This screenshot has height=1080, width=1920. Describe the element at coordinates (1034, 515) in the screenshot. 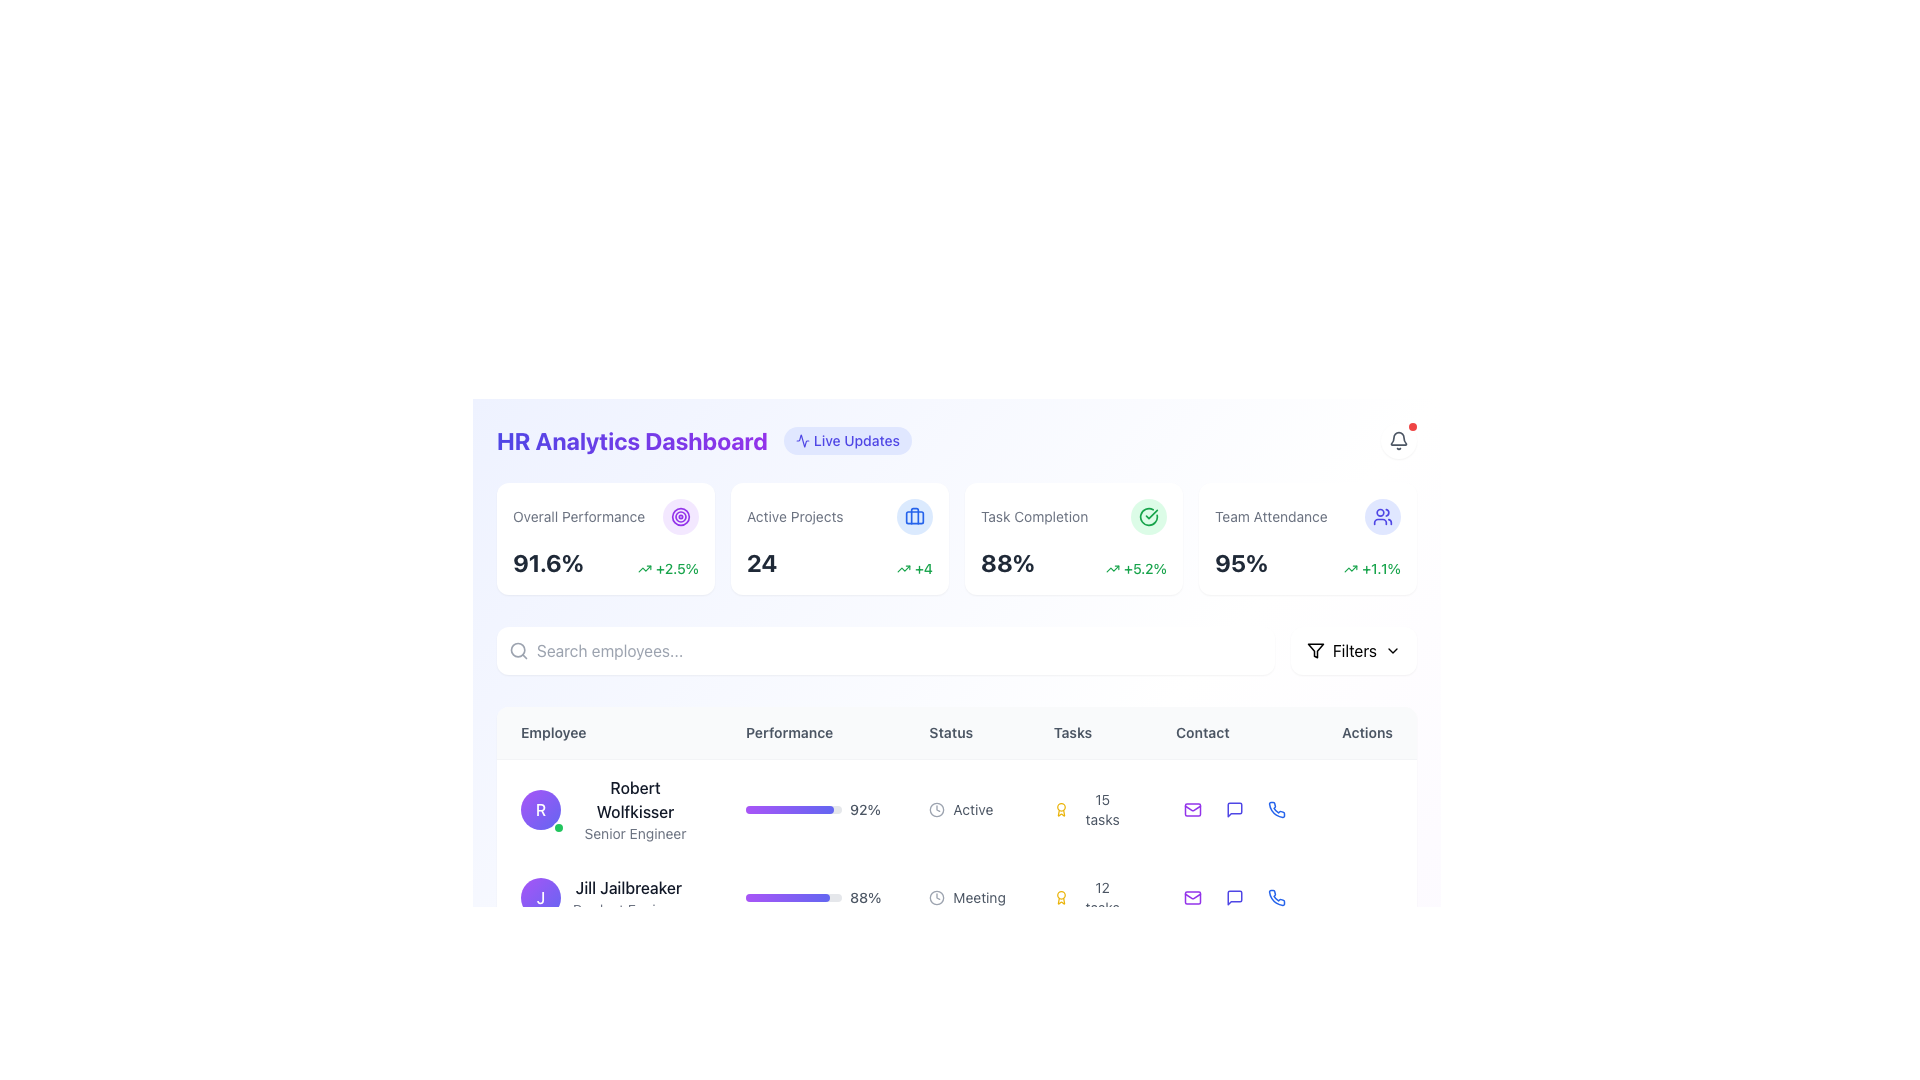

I see `the Text label indicating task completion metrics located in the top section of the dashboard within the third card from the left` at that location.